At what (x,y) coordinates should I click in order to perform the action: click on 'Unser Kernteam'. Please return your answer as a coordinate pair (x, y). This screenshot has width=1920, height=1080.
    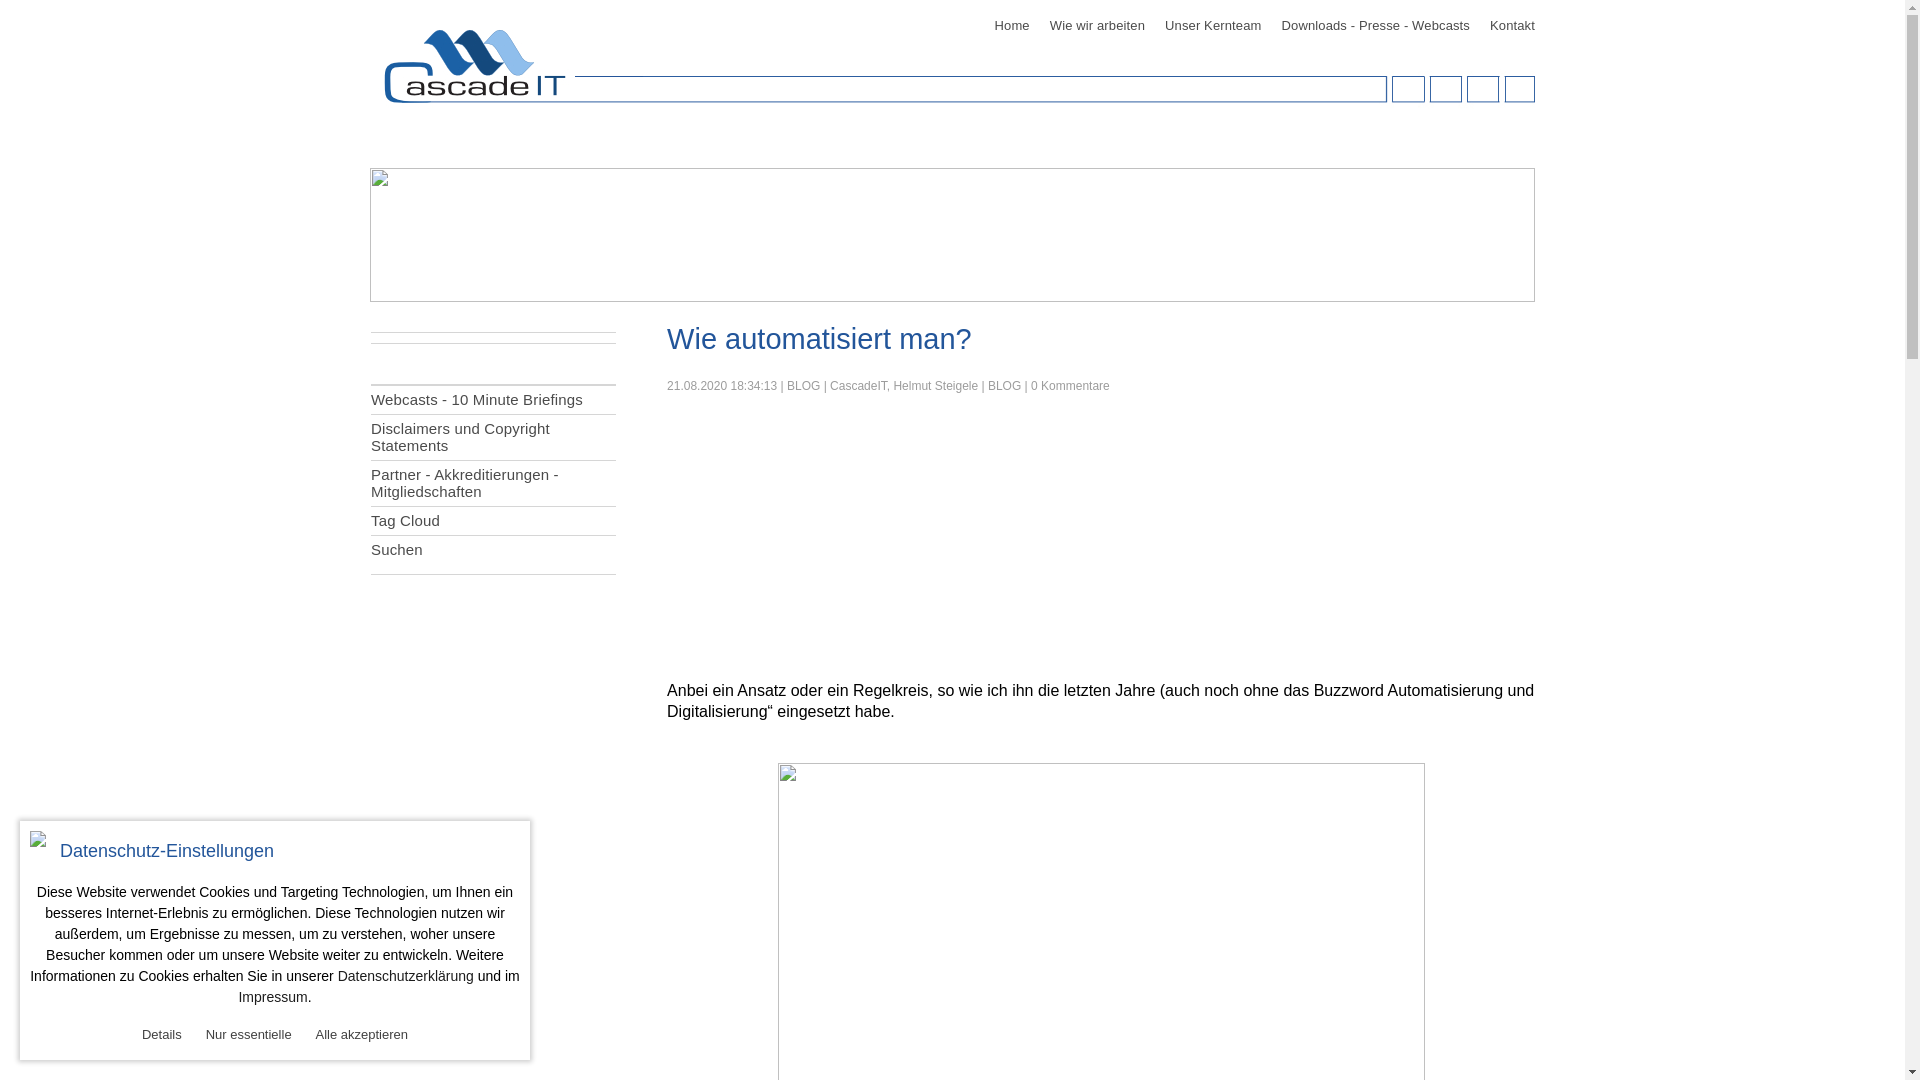
    Looking at the image, I should click on (1212, 26).